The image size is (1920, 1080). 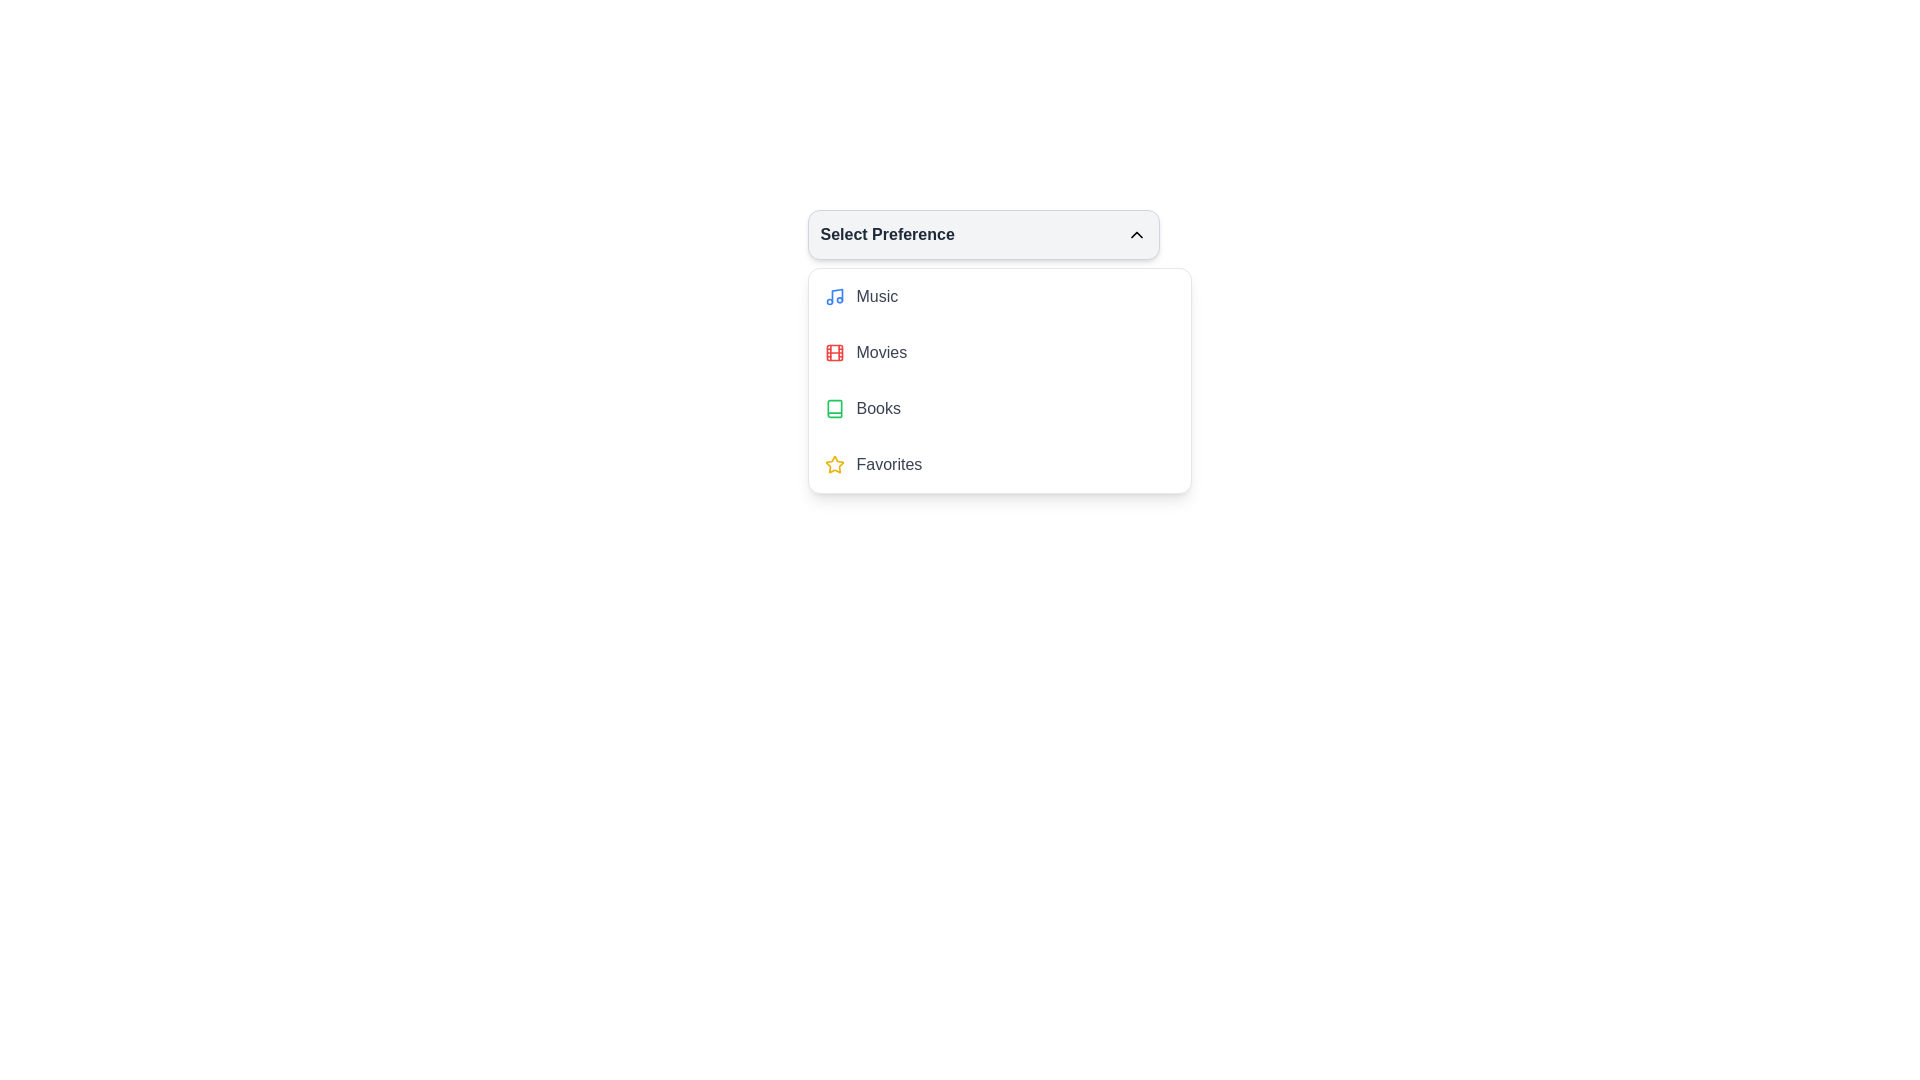 What do you see at coordinates (834, 352) in the screenshot?
I see `the red film reel icon located to the left of the 'Movies' text label in the dropdown menu` at bounding box center [834, 352].